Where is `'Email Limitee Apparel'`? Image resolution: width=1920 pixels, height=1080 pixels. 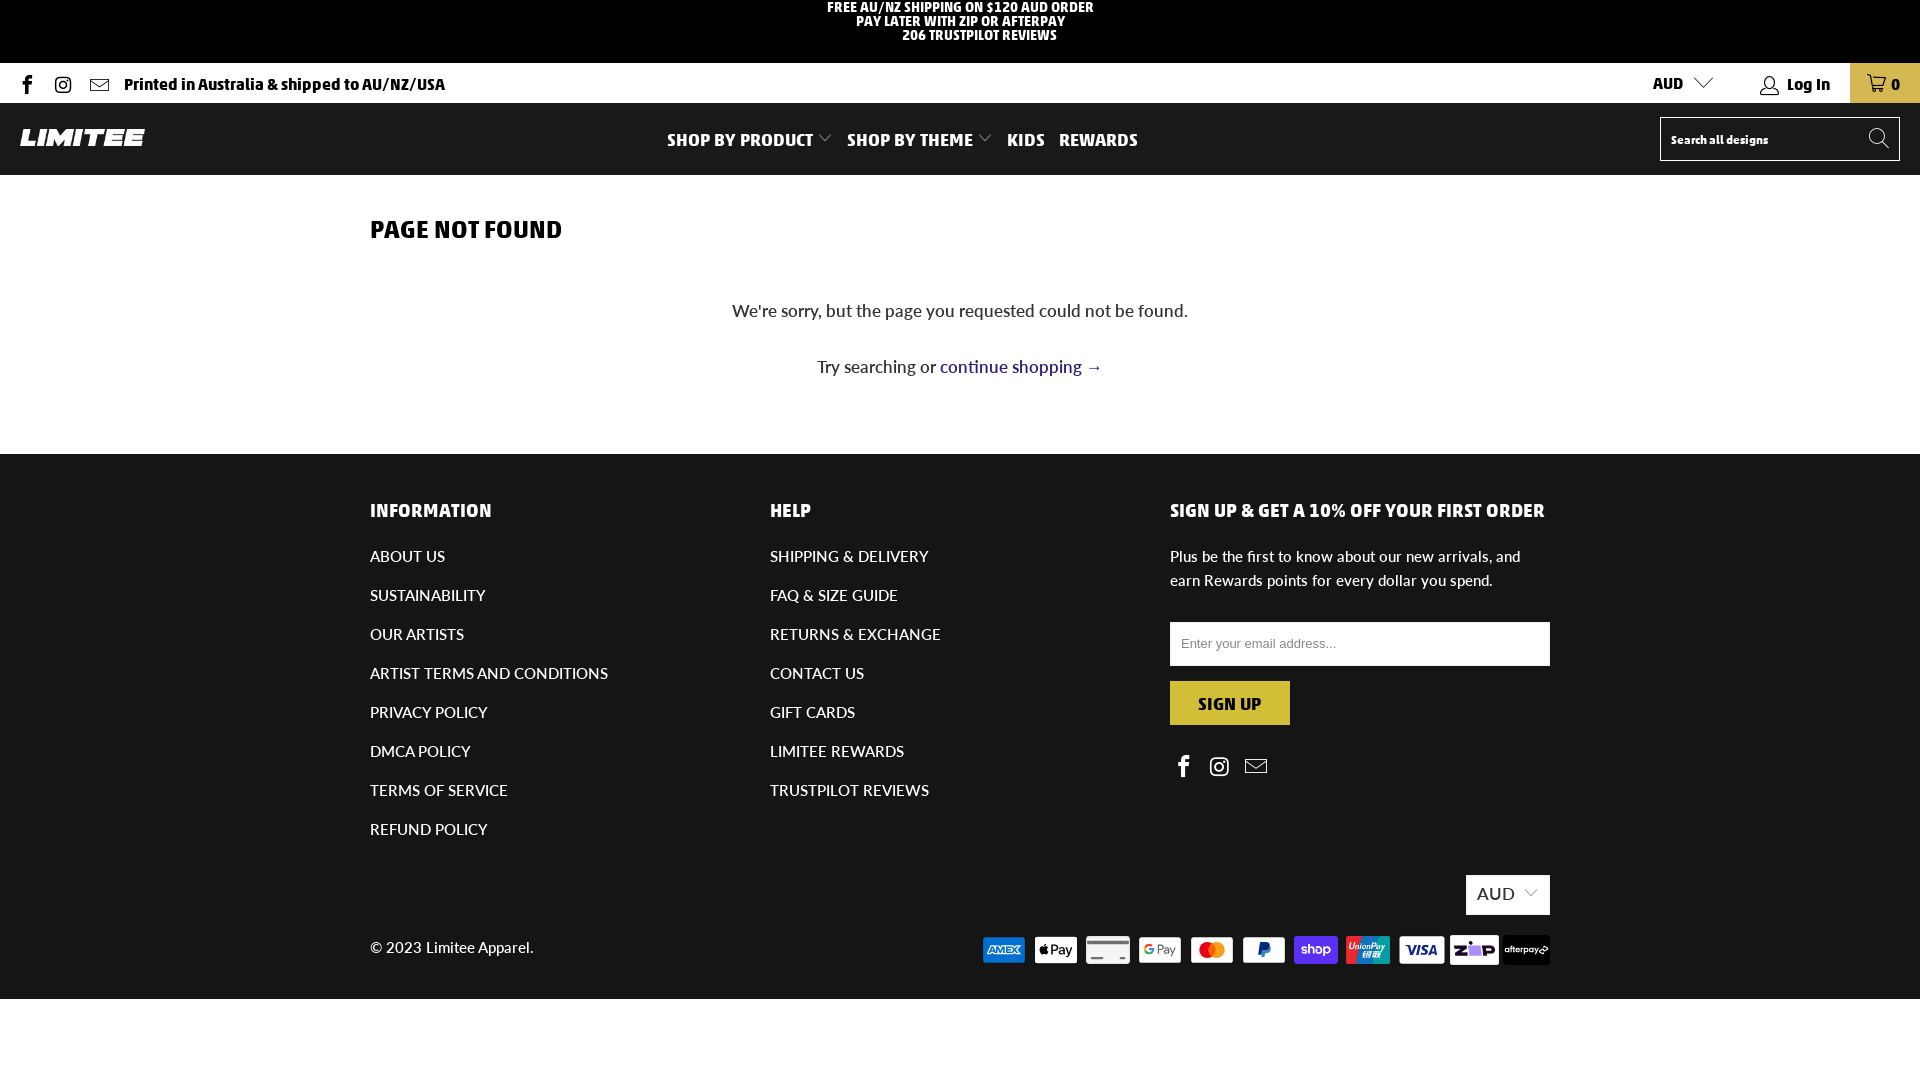 'Email Limitee Apparel' is located at coordinates (1240, 766).